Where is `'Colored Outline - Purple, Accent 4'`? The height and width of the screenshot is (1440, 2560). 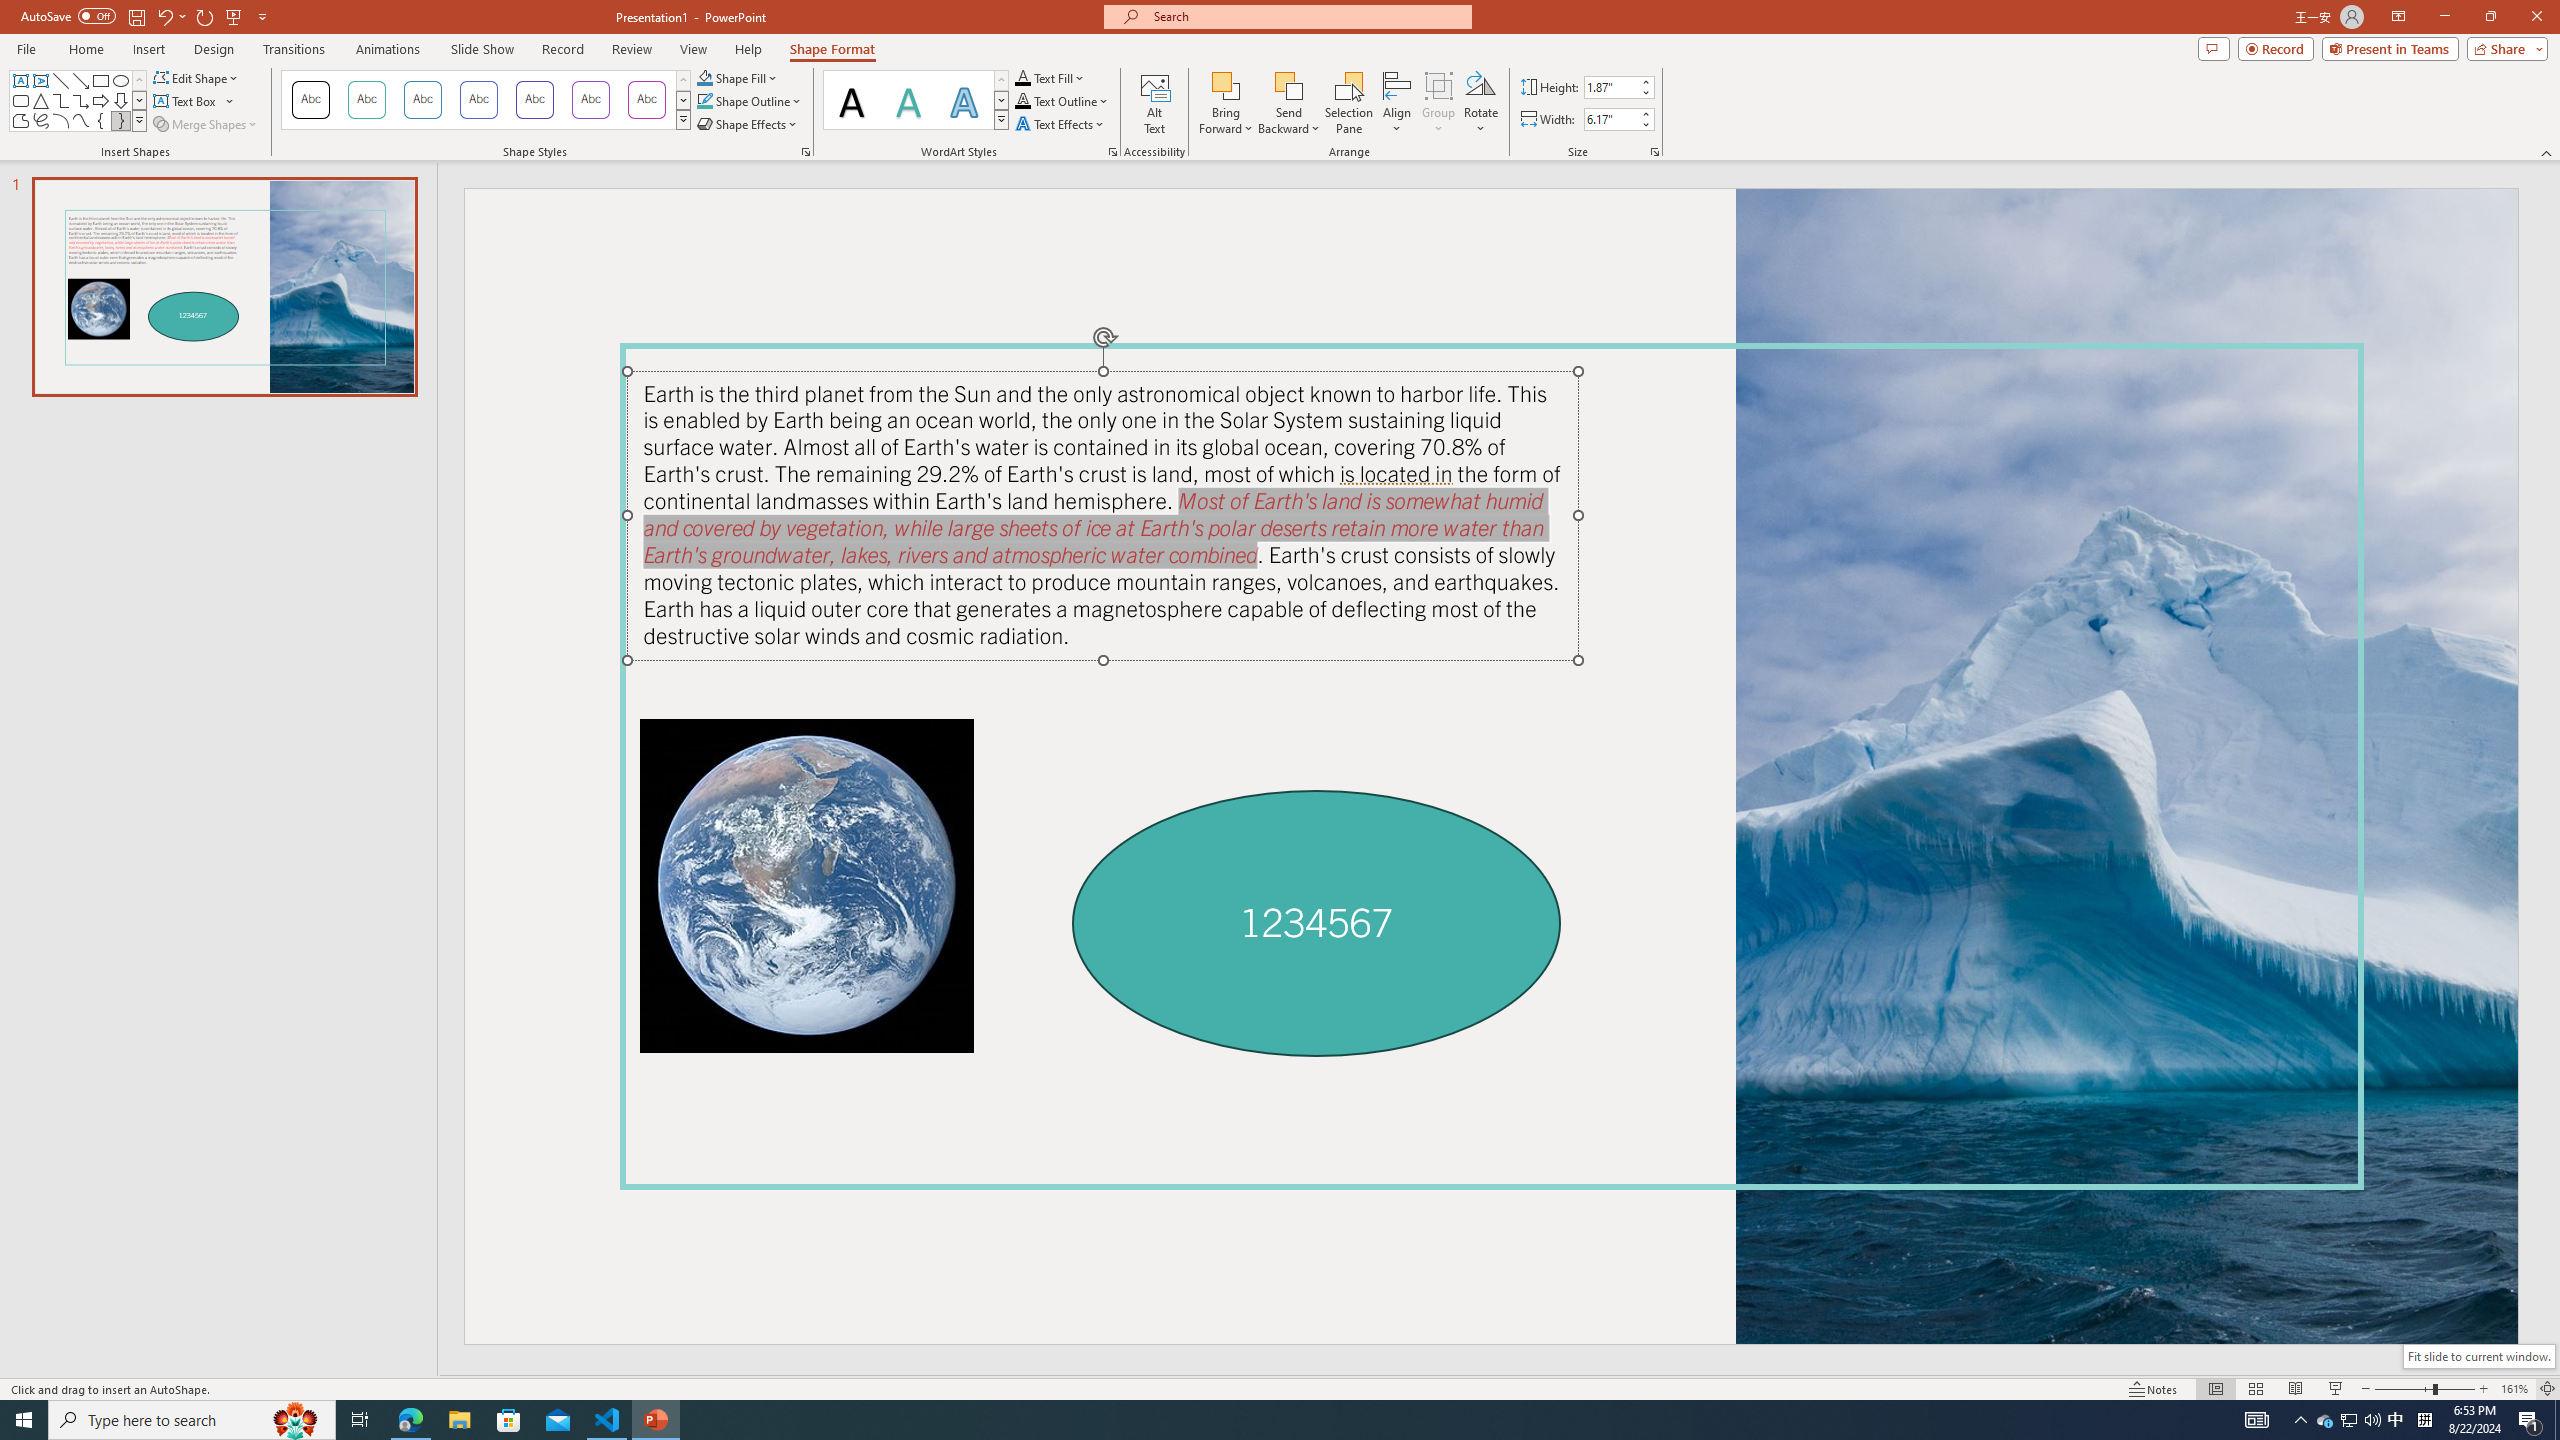 'Colored Outline - Purple, Accent 4' is located at coordinates (534, 99).